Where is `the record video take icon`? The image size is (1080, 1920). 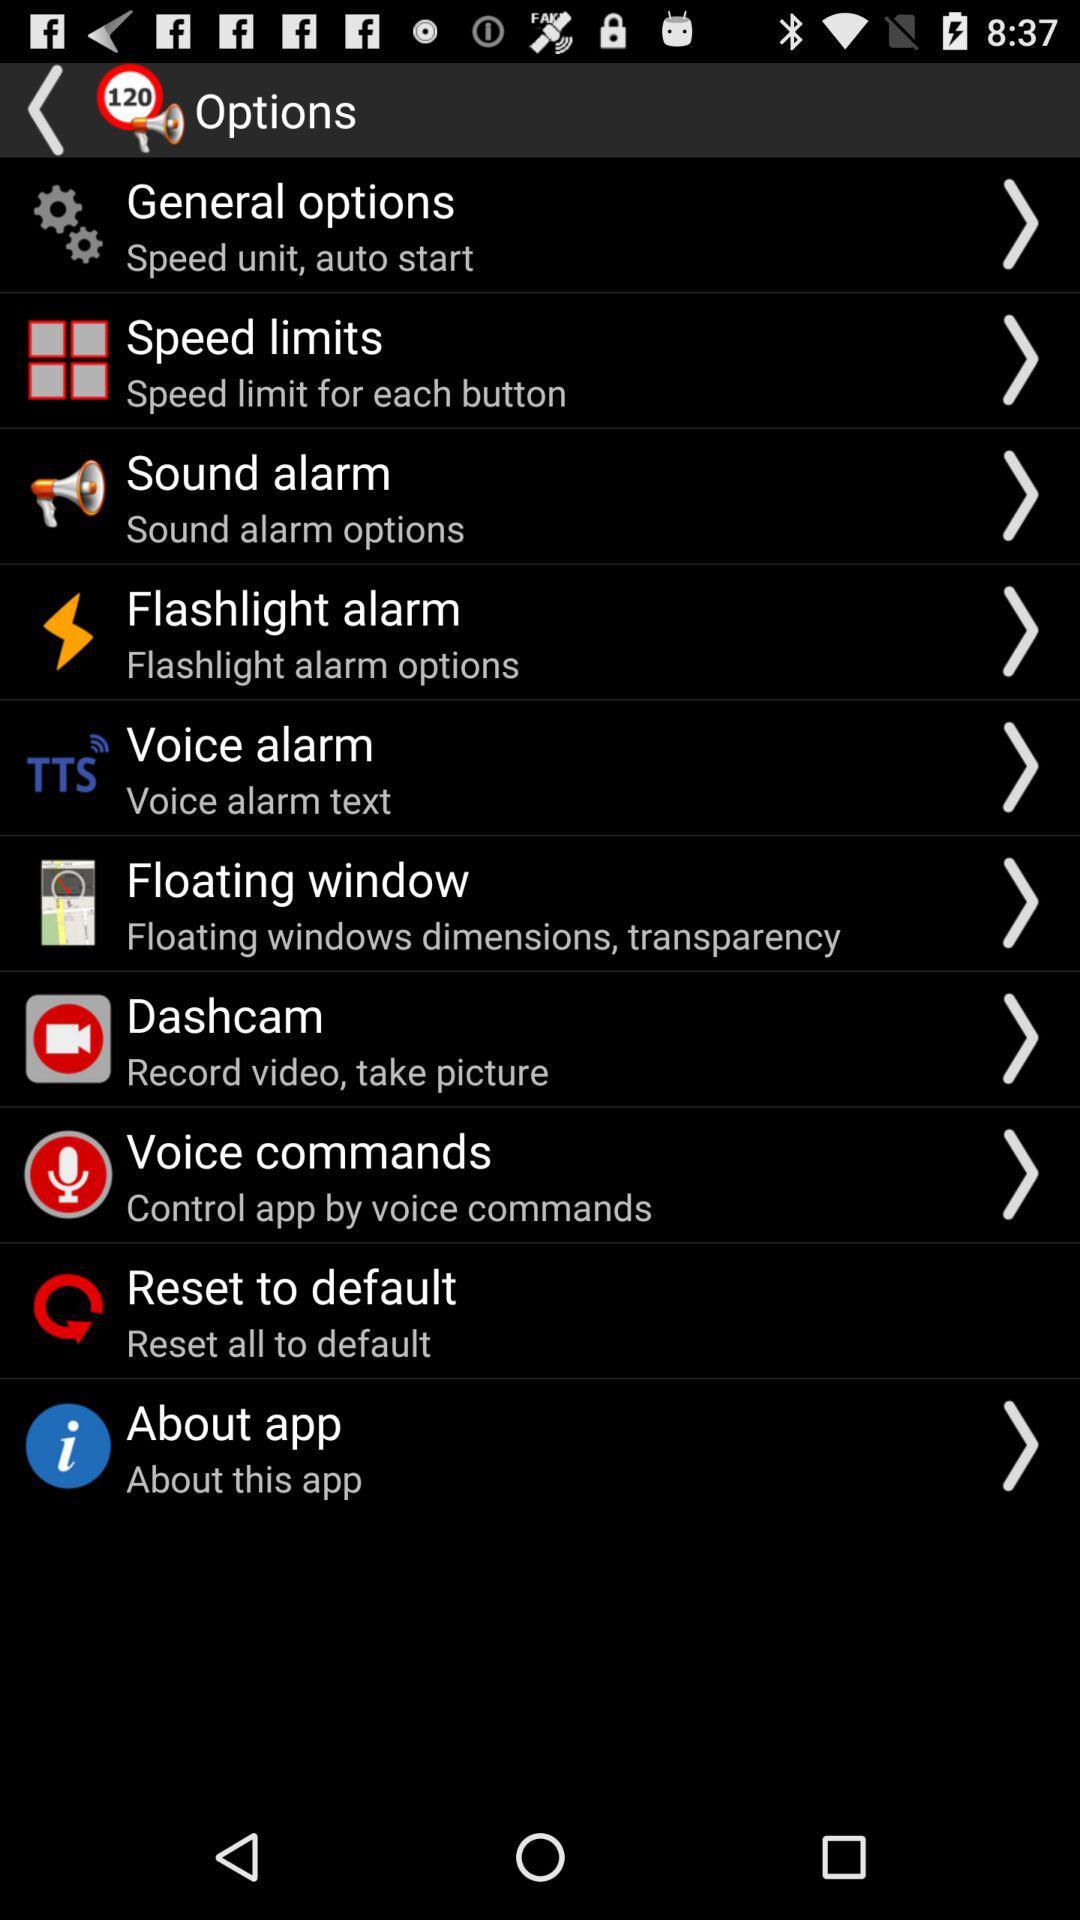 the record video take icon is located at coordinates (336, 1069).